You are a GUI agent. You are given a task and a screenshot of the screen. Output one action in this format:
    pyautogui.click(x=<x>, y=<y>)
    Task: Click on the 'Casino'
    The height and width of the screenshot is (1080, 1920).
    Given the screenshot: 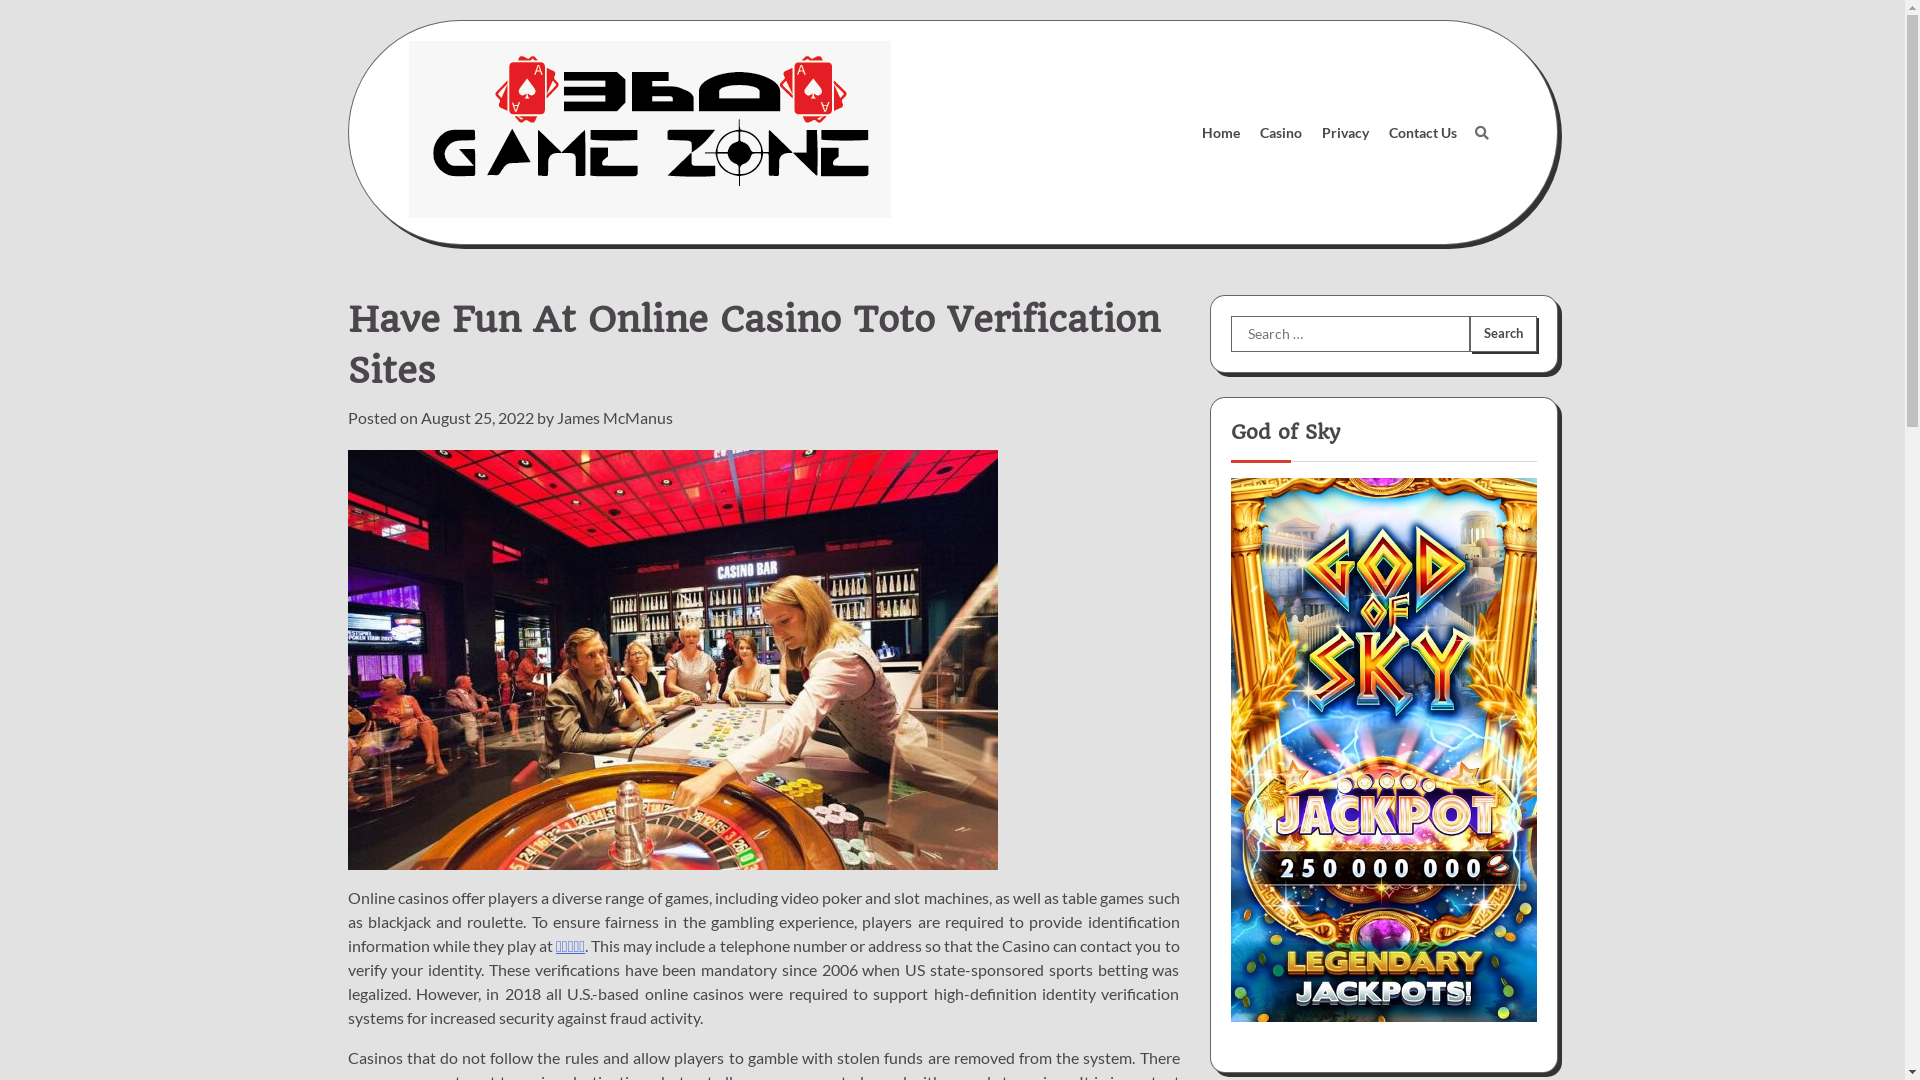 What is the action you would take?
    pyautogui.click(x=1281, y=132)
    